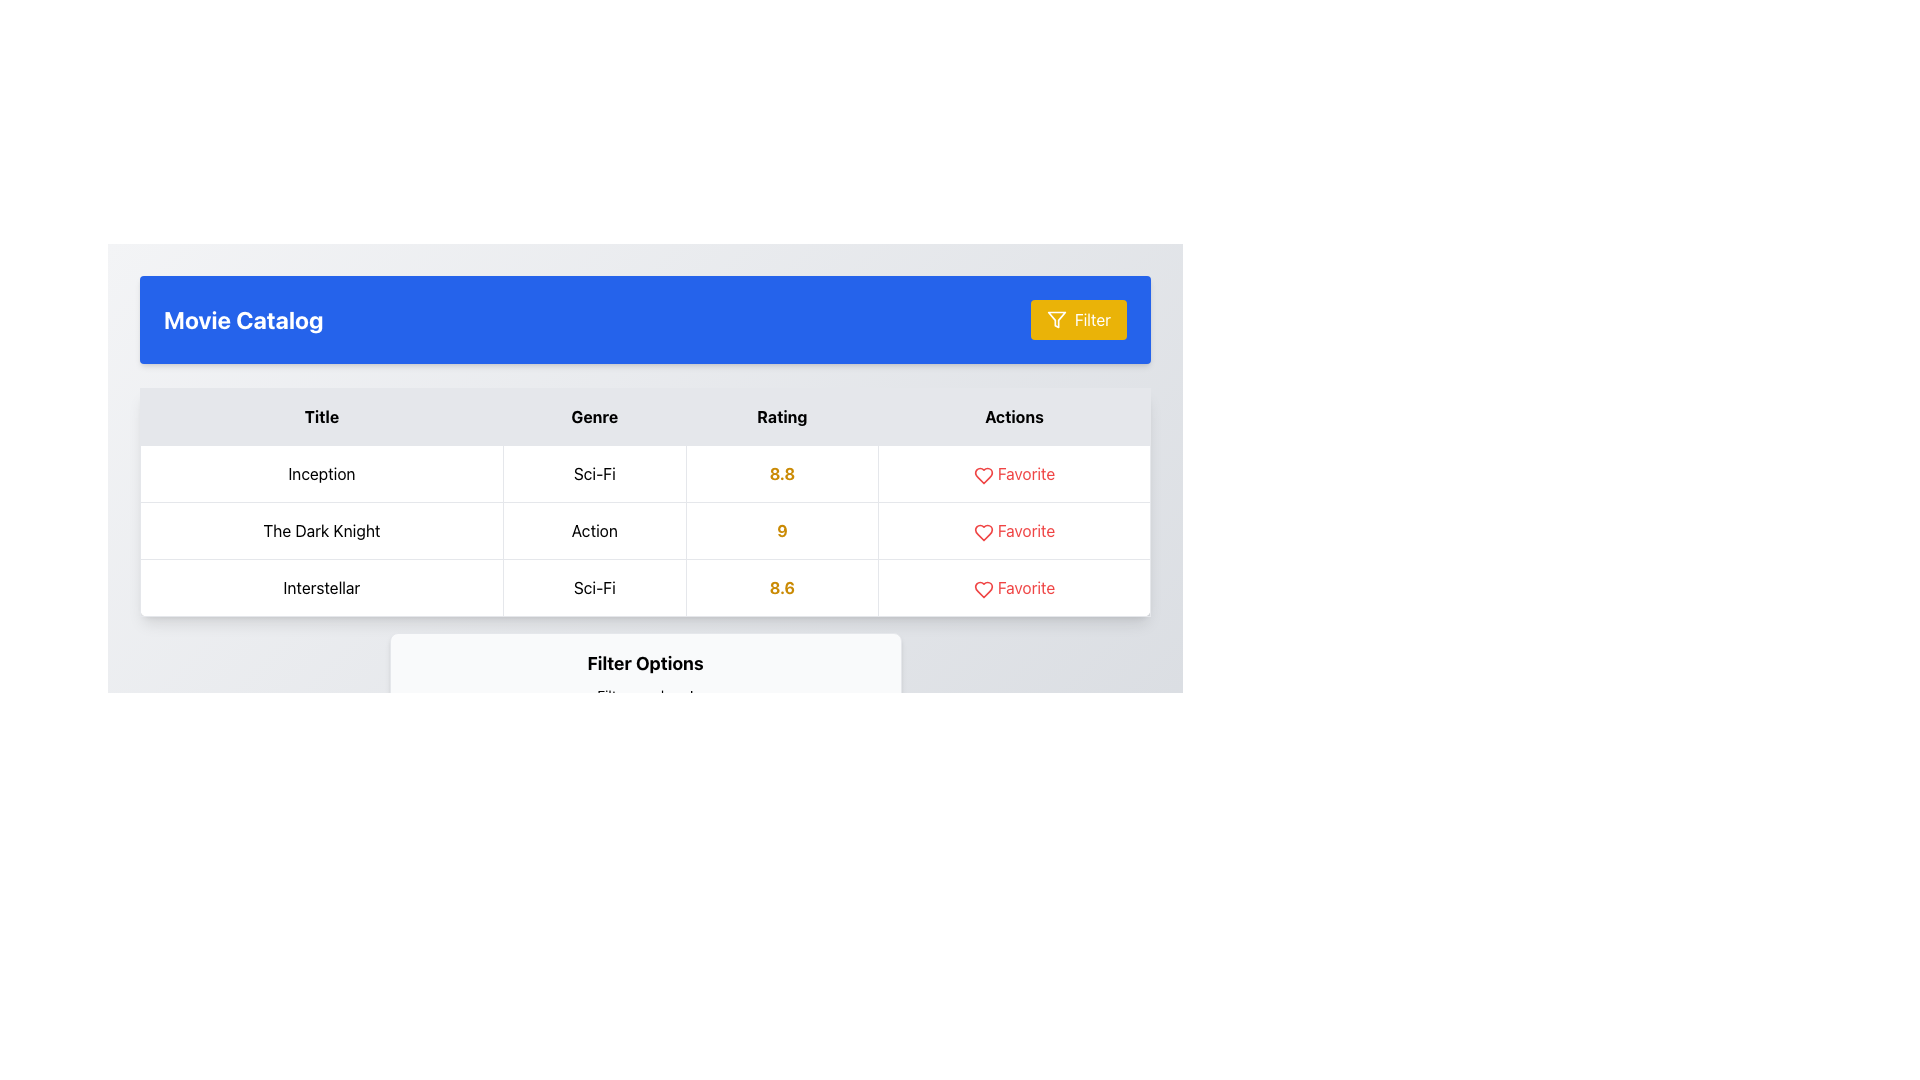 Image resolution: width=1920 pixels, height=1080 pixels. Describe the element at coordinates (781, 530) in the screenshot. I see `the bold, yellow number '9' displayed in the 'Rating' column for the row labeled 'The Dark Knight' in the table layout` at that location.